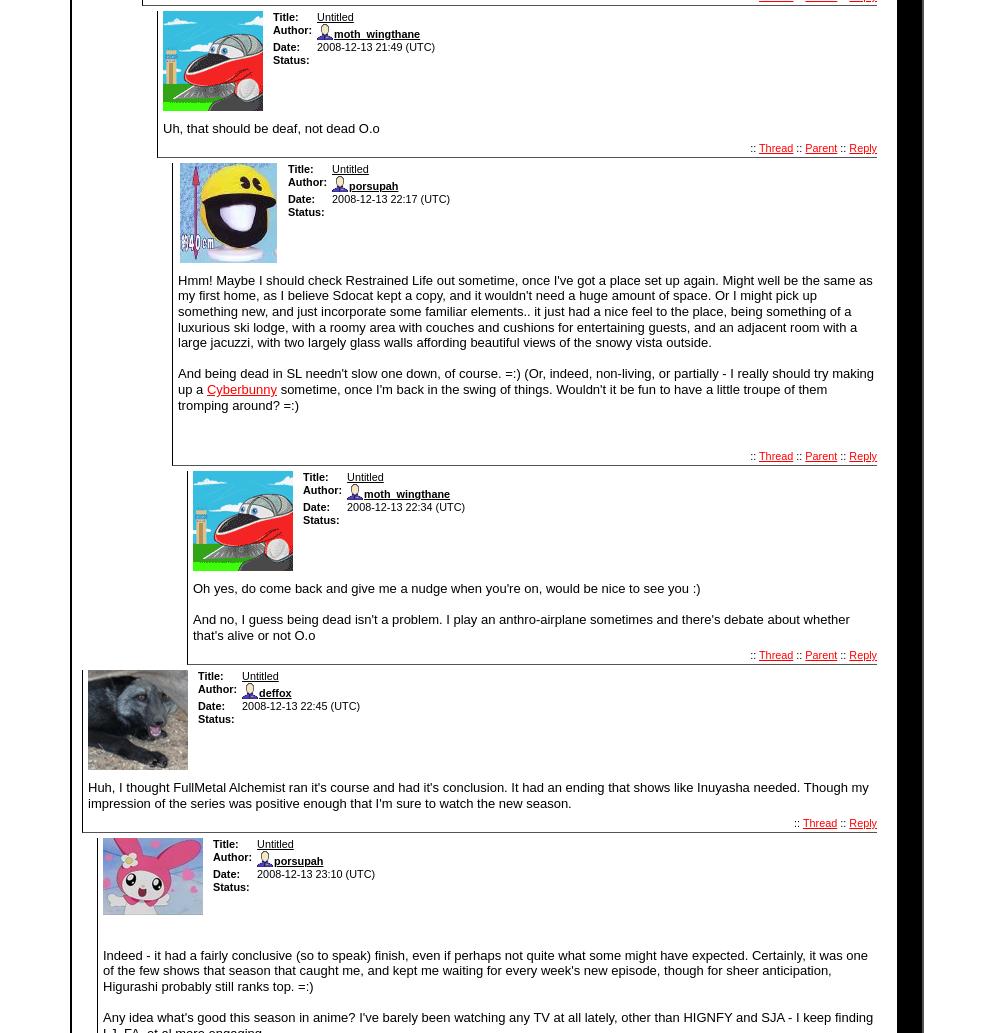  What do you see at coordinates (502, 396) in the screenshot?
I see `'sometime, once I'm back in the swing of things. Wouldn't it be fun to have a little troupe of them tromping around? =:)'` at bounding box center [502, 396].